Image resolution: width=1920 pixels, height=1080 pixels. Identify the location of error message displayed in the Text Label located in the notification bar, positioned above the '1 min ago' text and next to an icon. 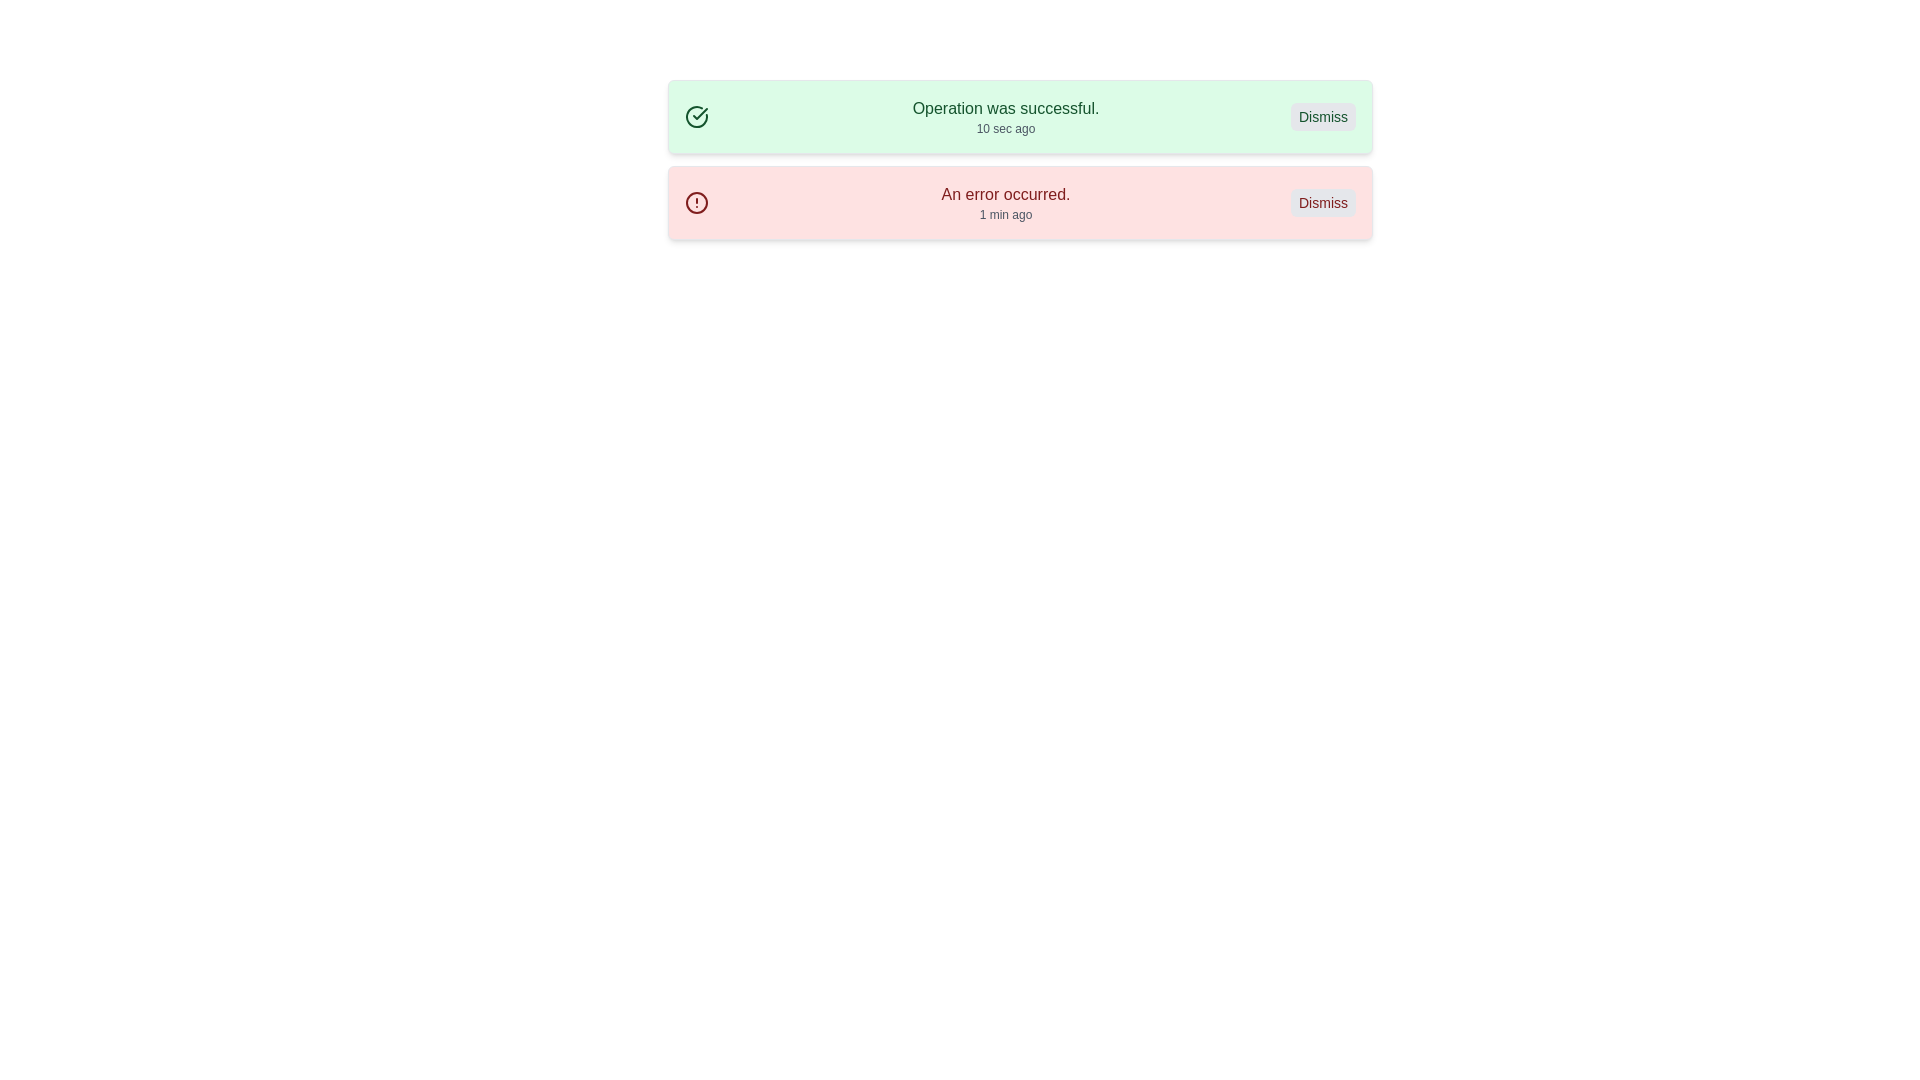
(1006, 195).